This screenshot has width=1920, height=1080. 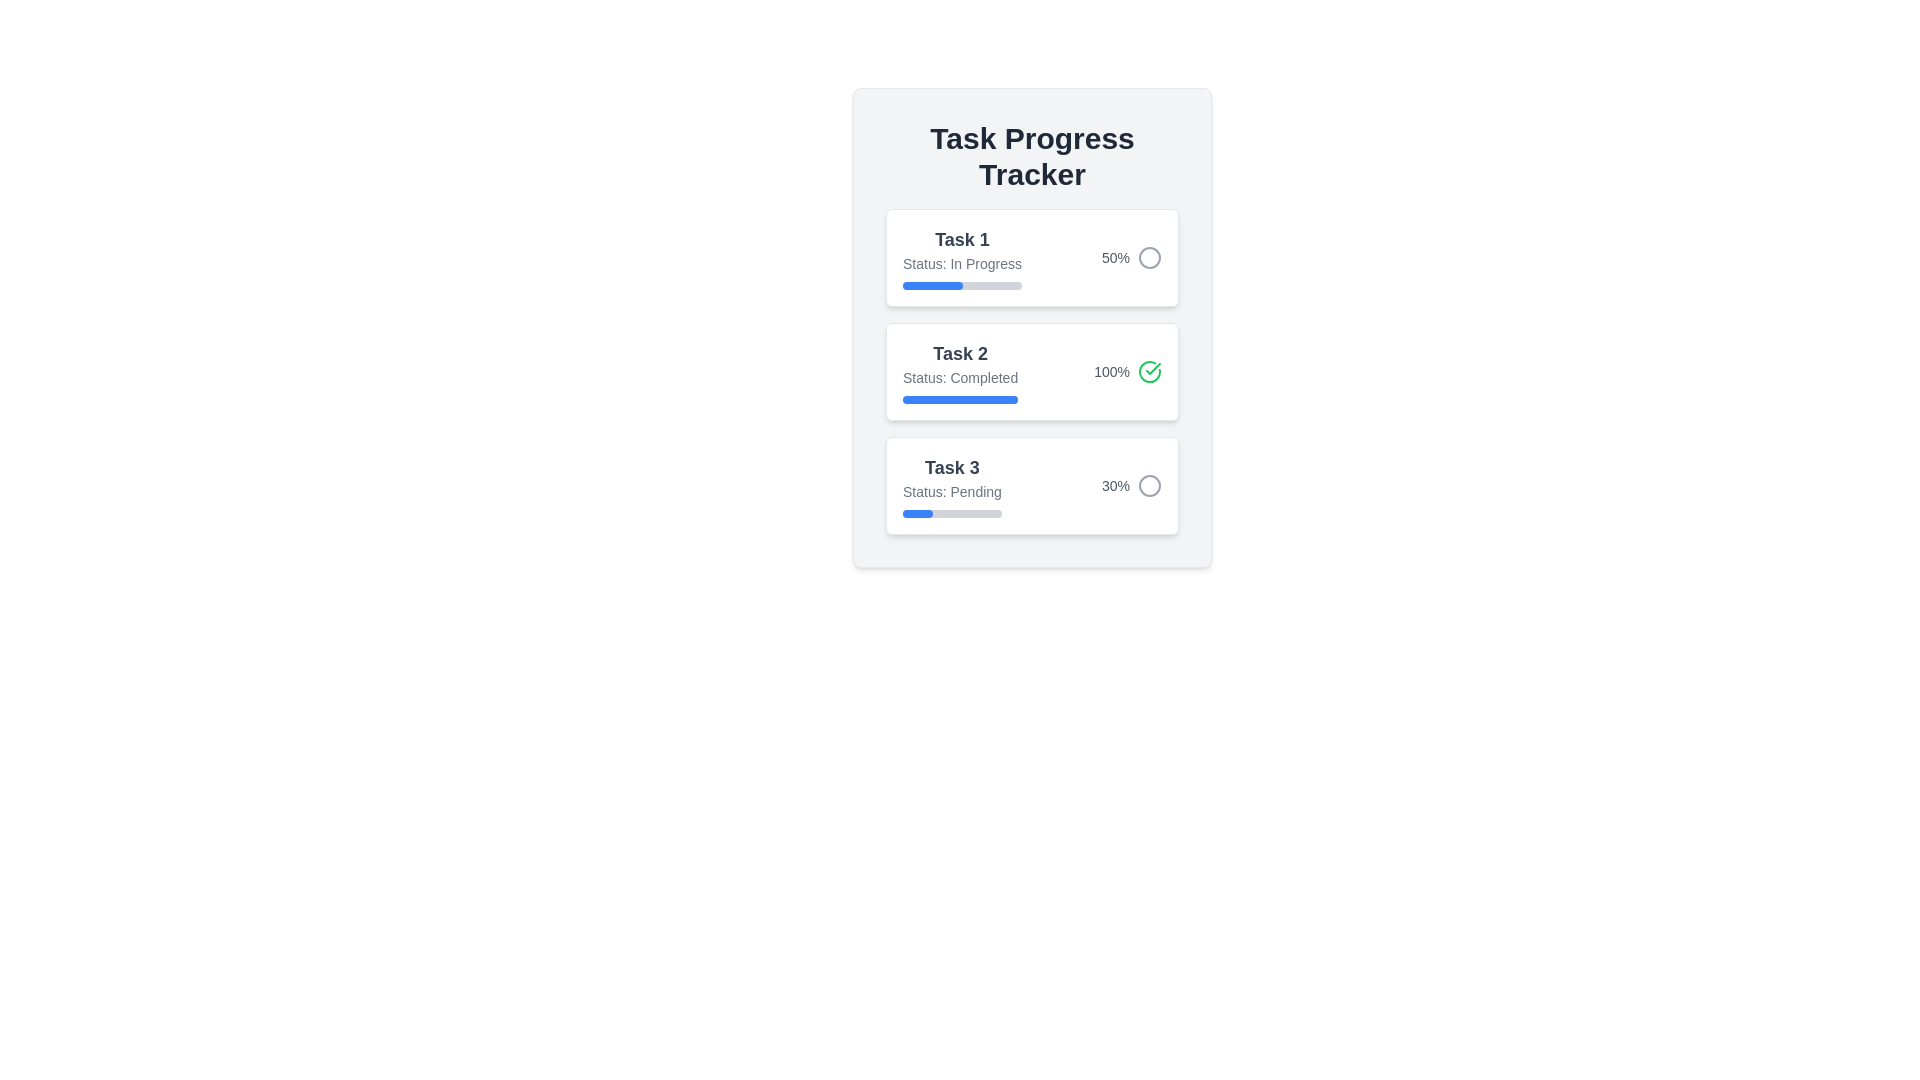 I want to click on information displayed on the task summary card located in the 'Task Progress Tracker', which is the third card in the vertical list of task cards, so click(x=1032, y=486).